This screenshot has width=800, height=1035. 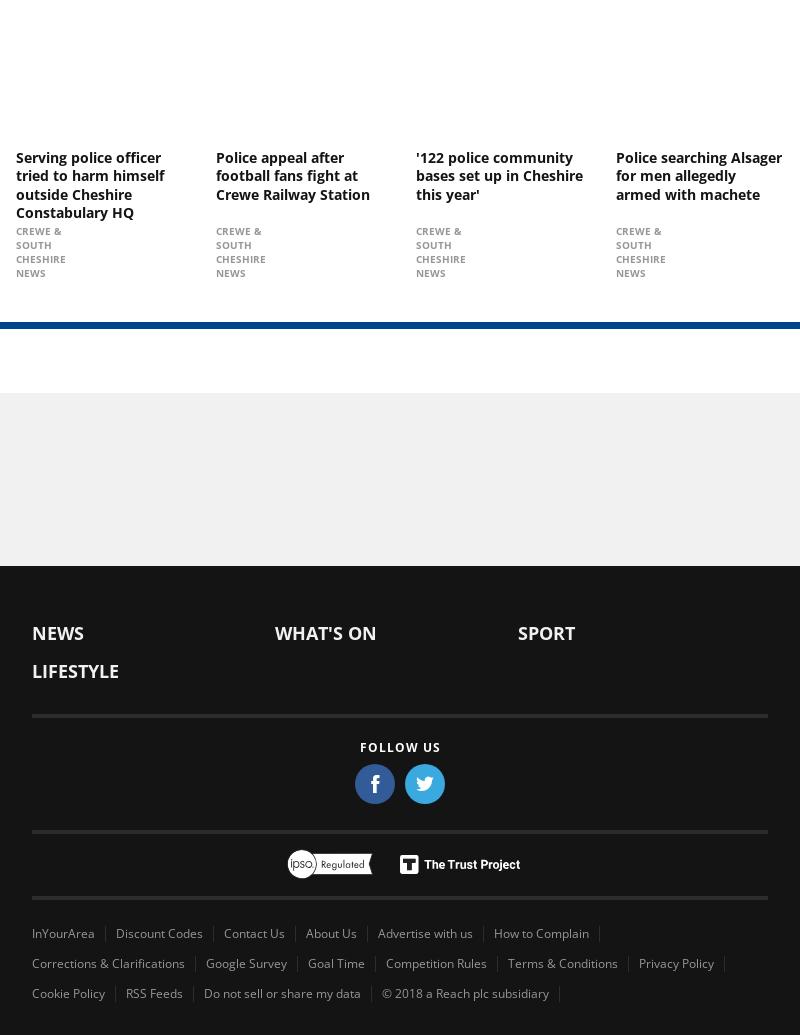 What do you see at coordinates (107, 962) in the screenshot?
I see `'Corrections & Clarifications'` at bounding box center [107, 962].